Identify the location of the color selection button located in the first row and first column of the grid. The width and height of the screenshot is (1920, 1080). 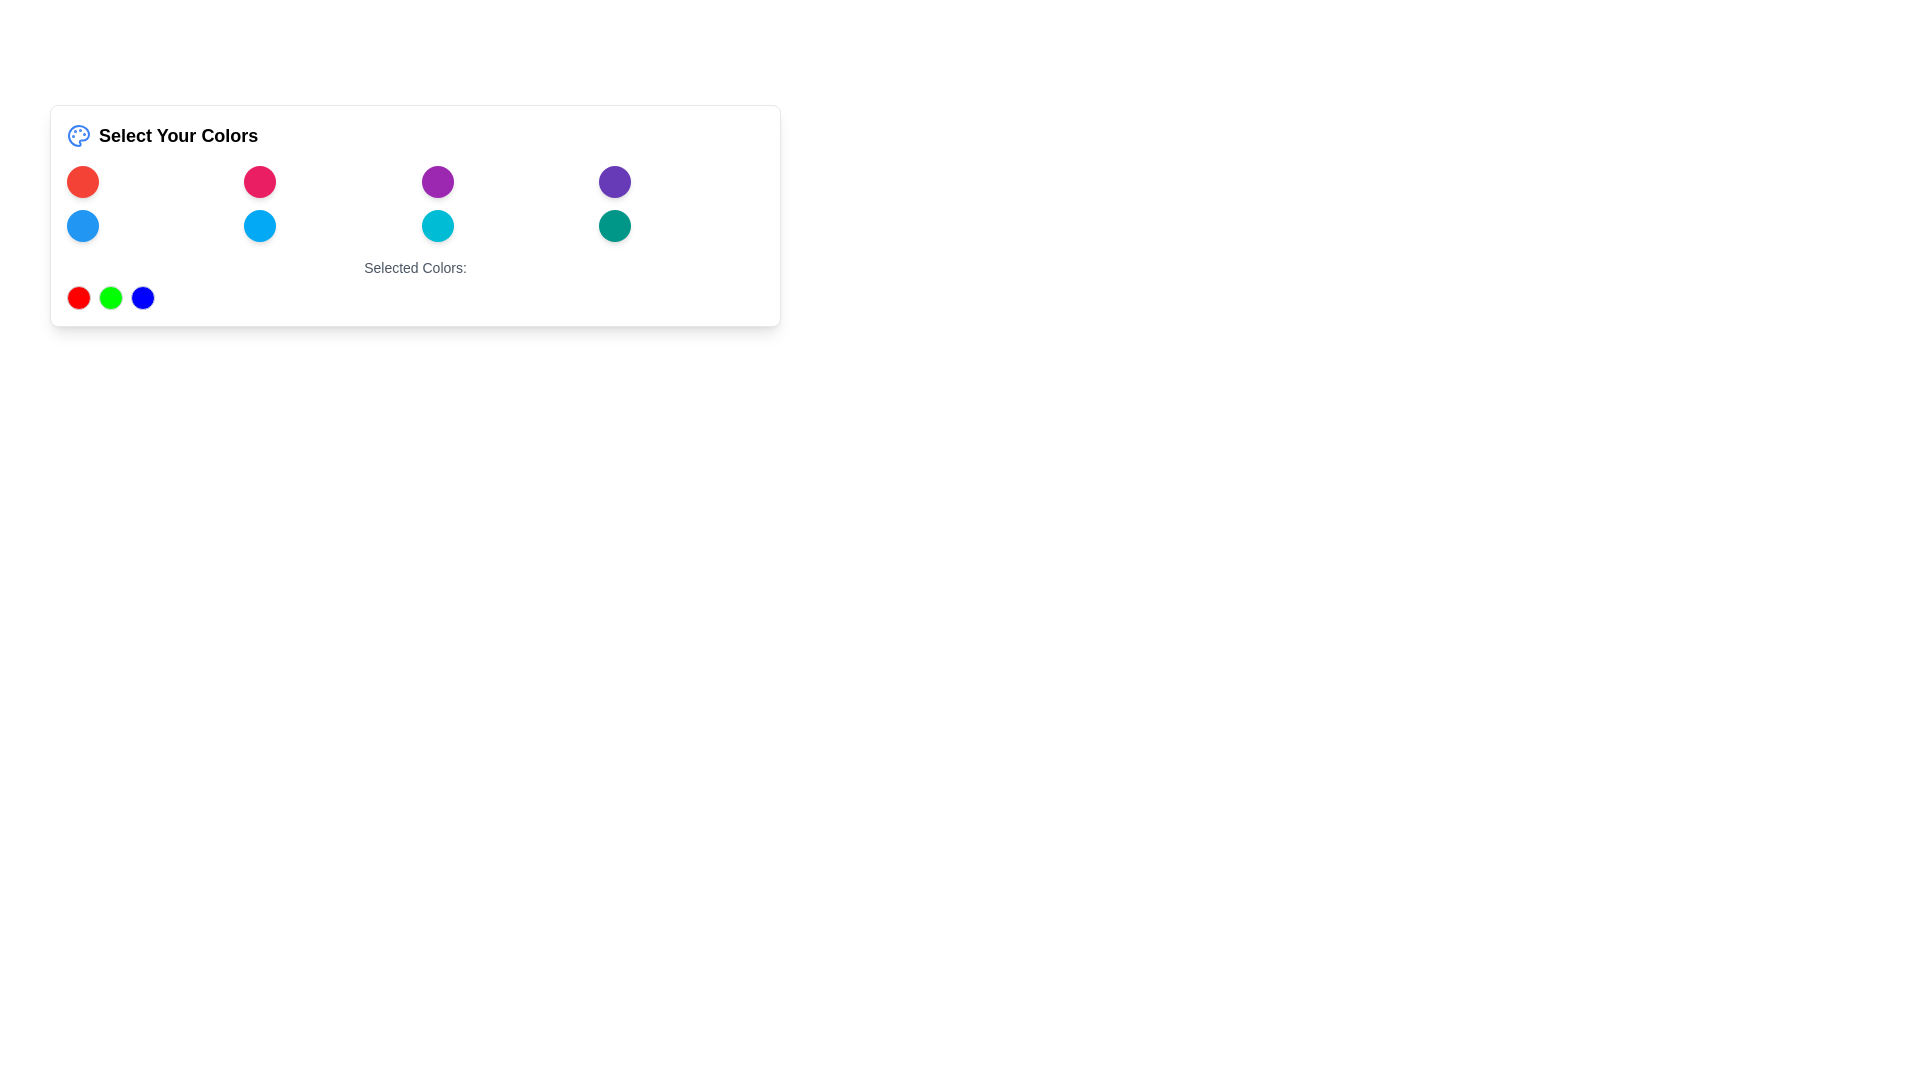
(81, 181).